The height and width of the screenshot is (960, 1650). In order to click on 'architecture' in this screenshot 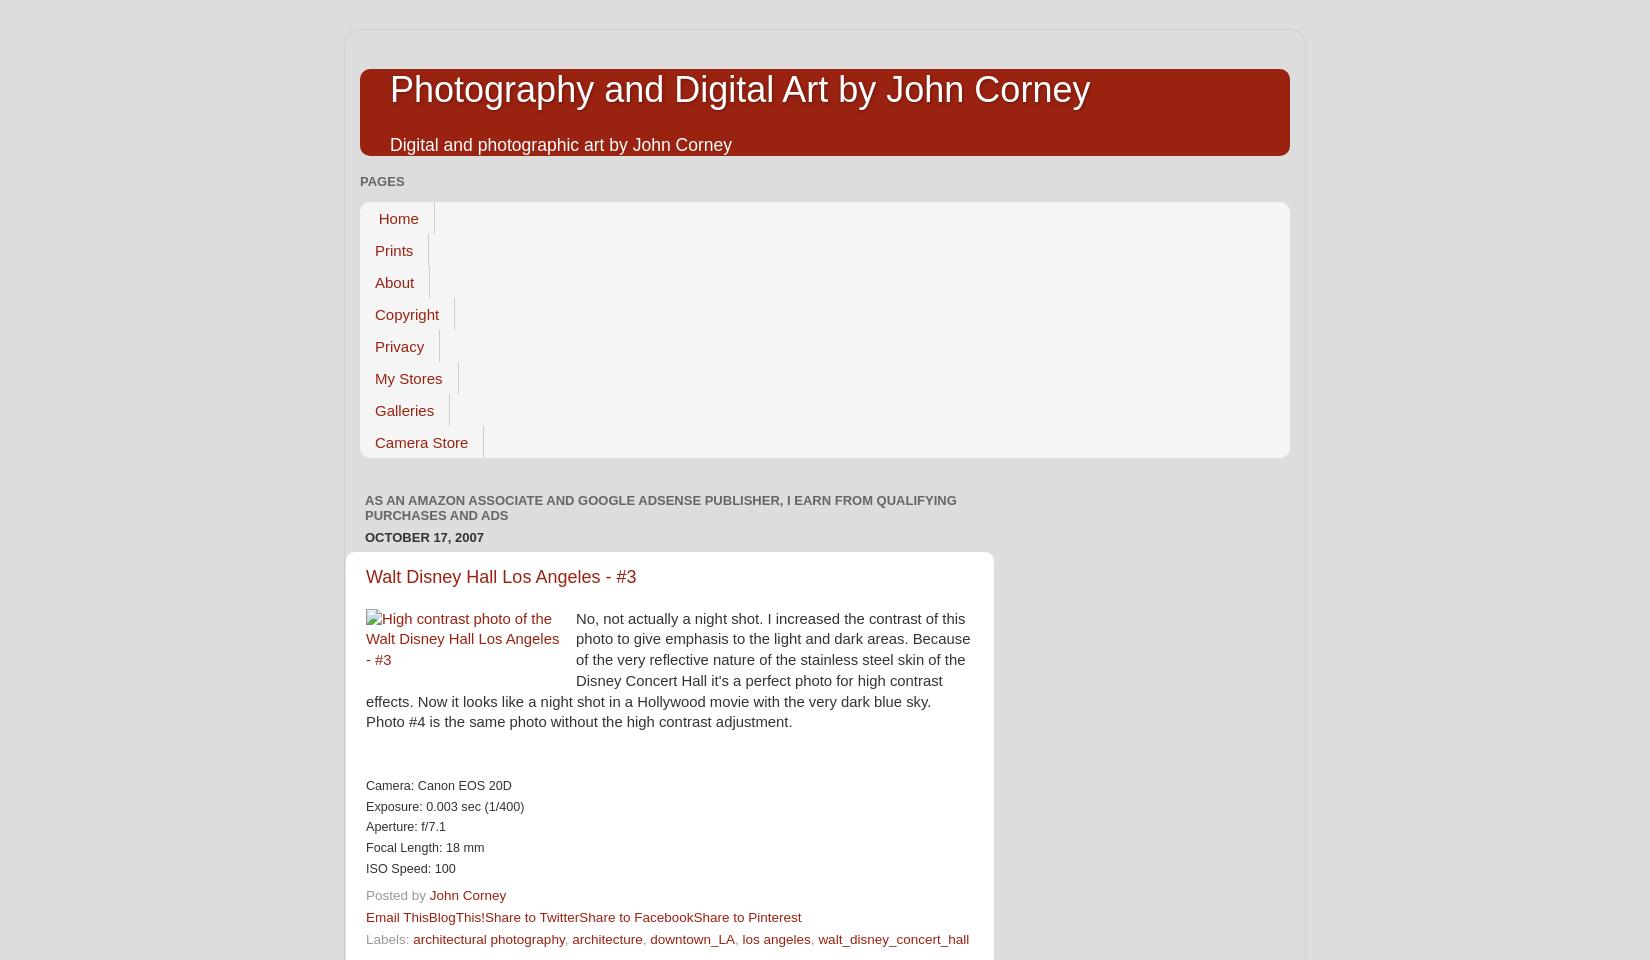, I will do `click(606, 938)`.